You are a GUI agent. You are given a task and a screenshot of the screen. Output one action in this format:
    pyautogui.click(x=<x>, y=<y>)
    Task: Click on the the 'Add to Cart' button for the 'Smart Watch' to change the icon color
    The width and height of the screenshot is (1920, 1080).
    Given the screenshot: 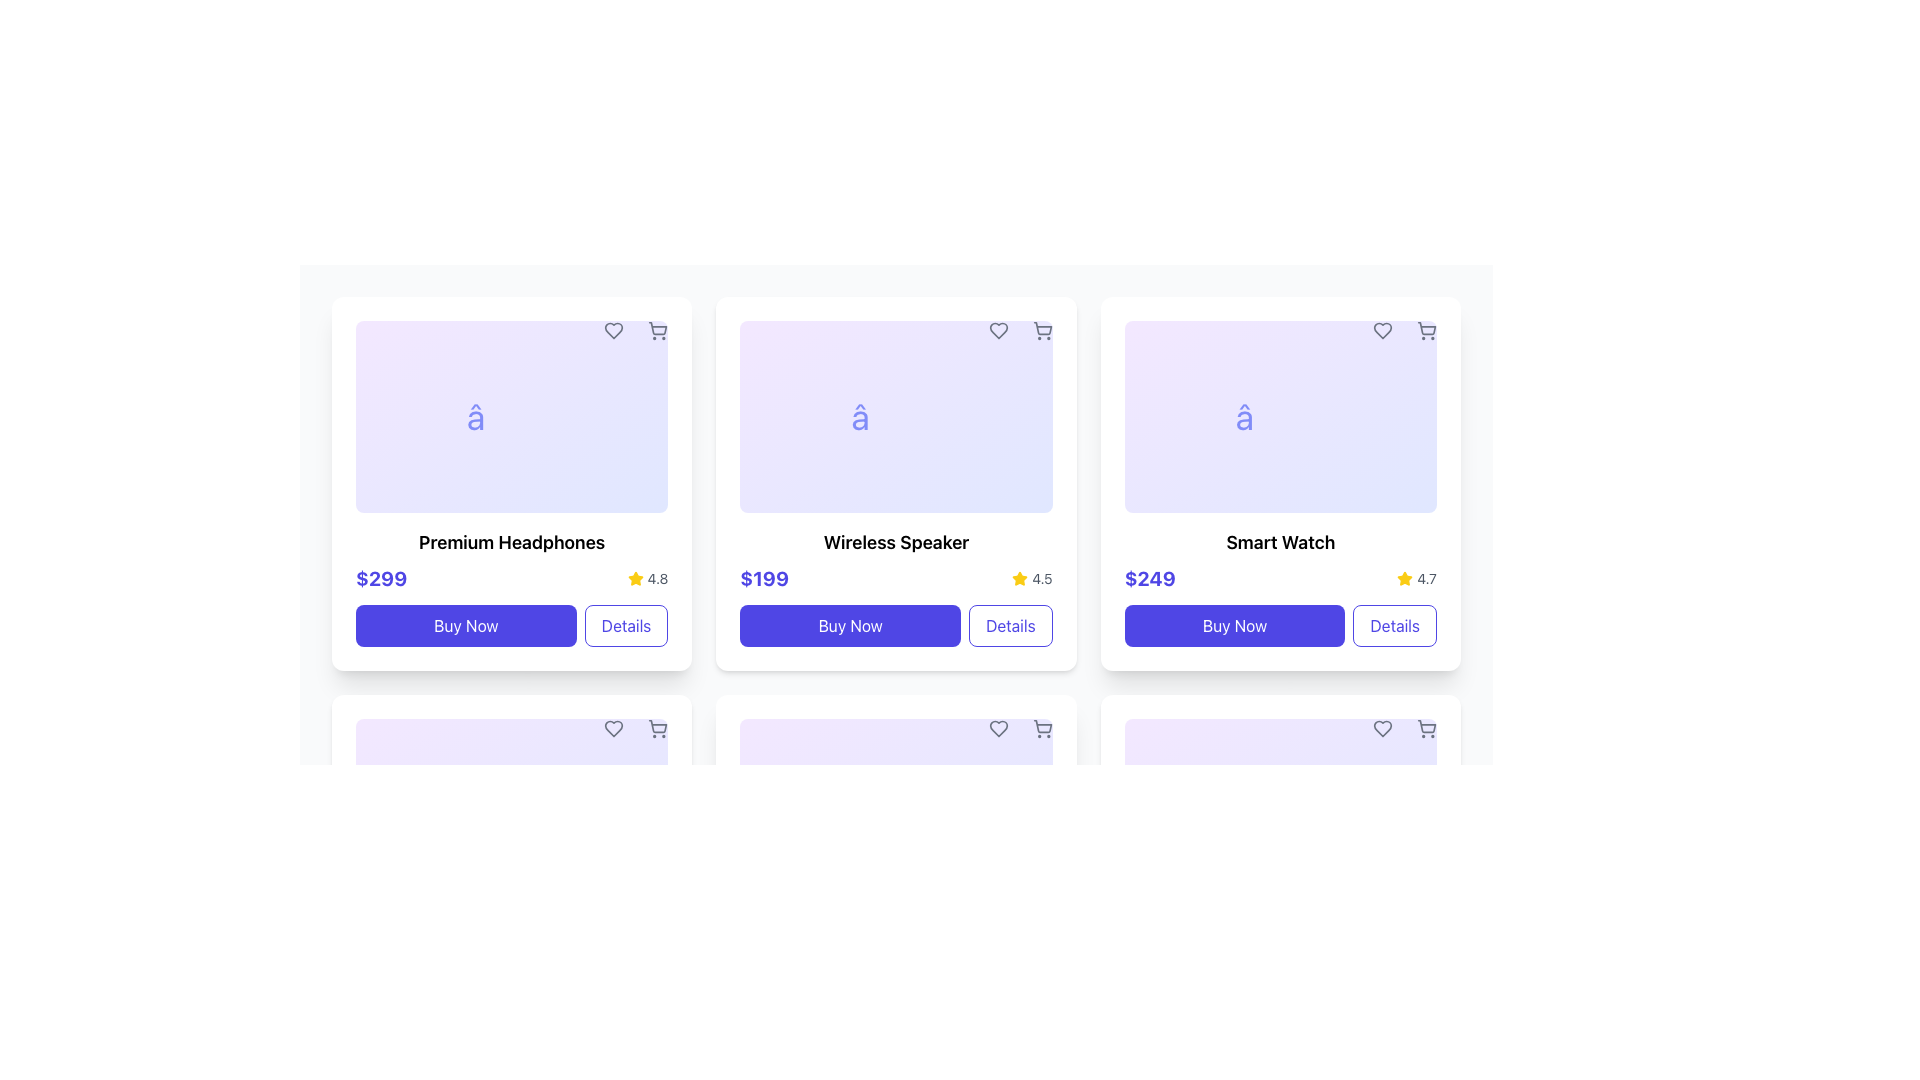 What is the action you would take?
    pyautogui.click(x=1425, y=330)
    